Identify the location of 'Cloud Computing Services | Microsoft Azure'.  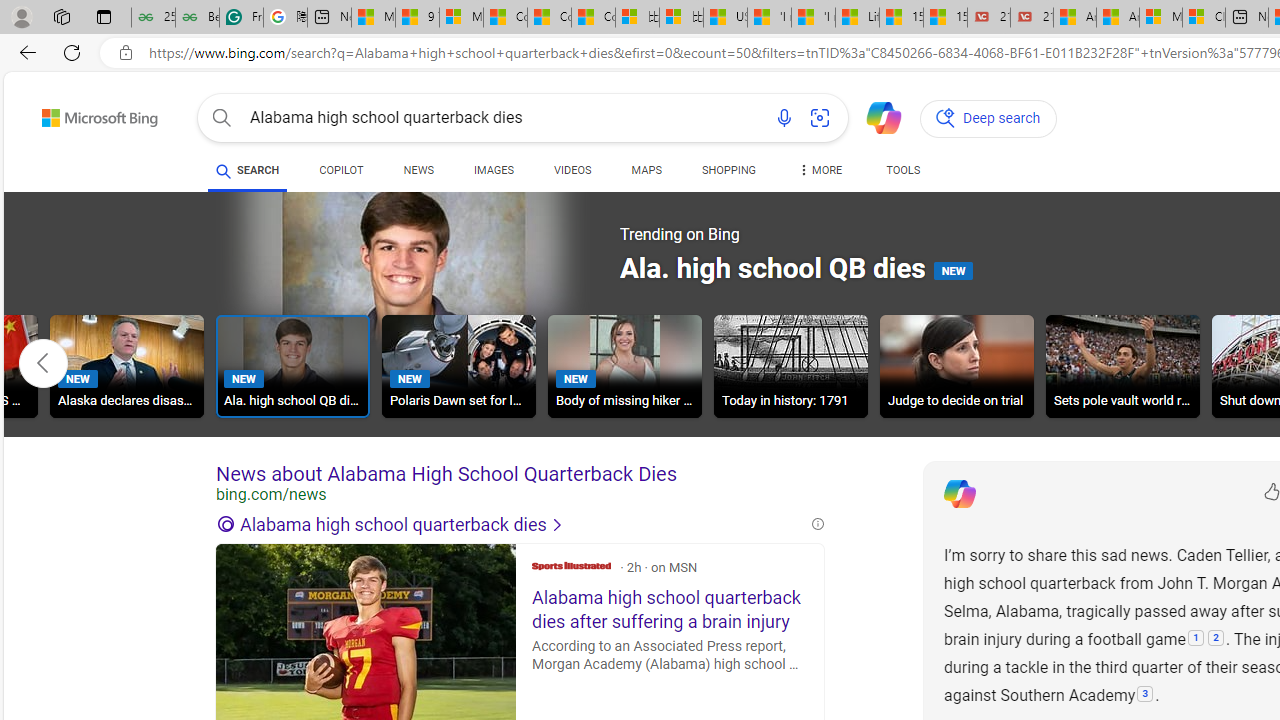
(1202, 17).